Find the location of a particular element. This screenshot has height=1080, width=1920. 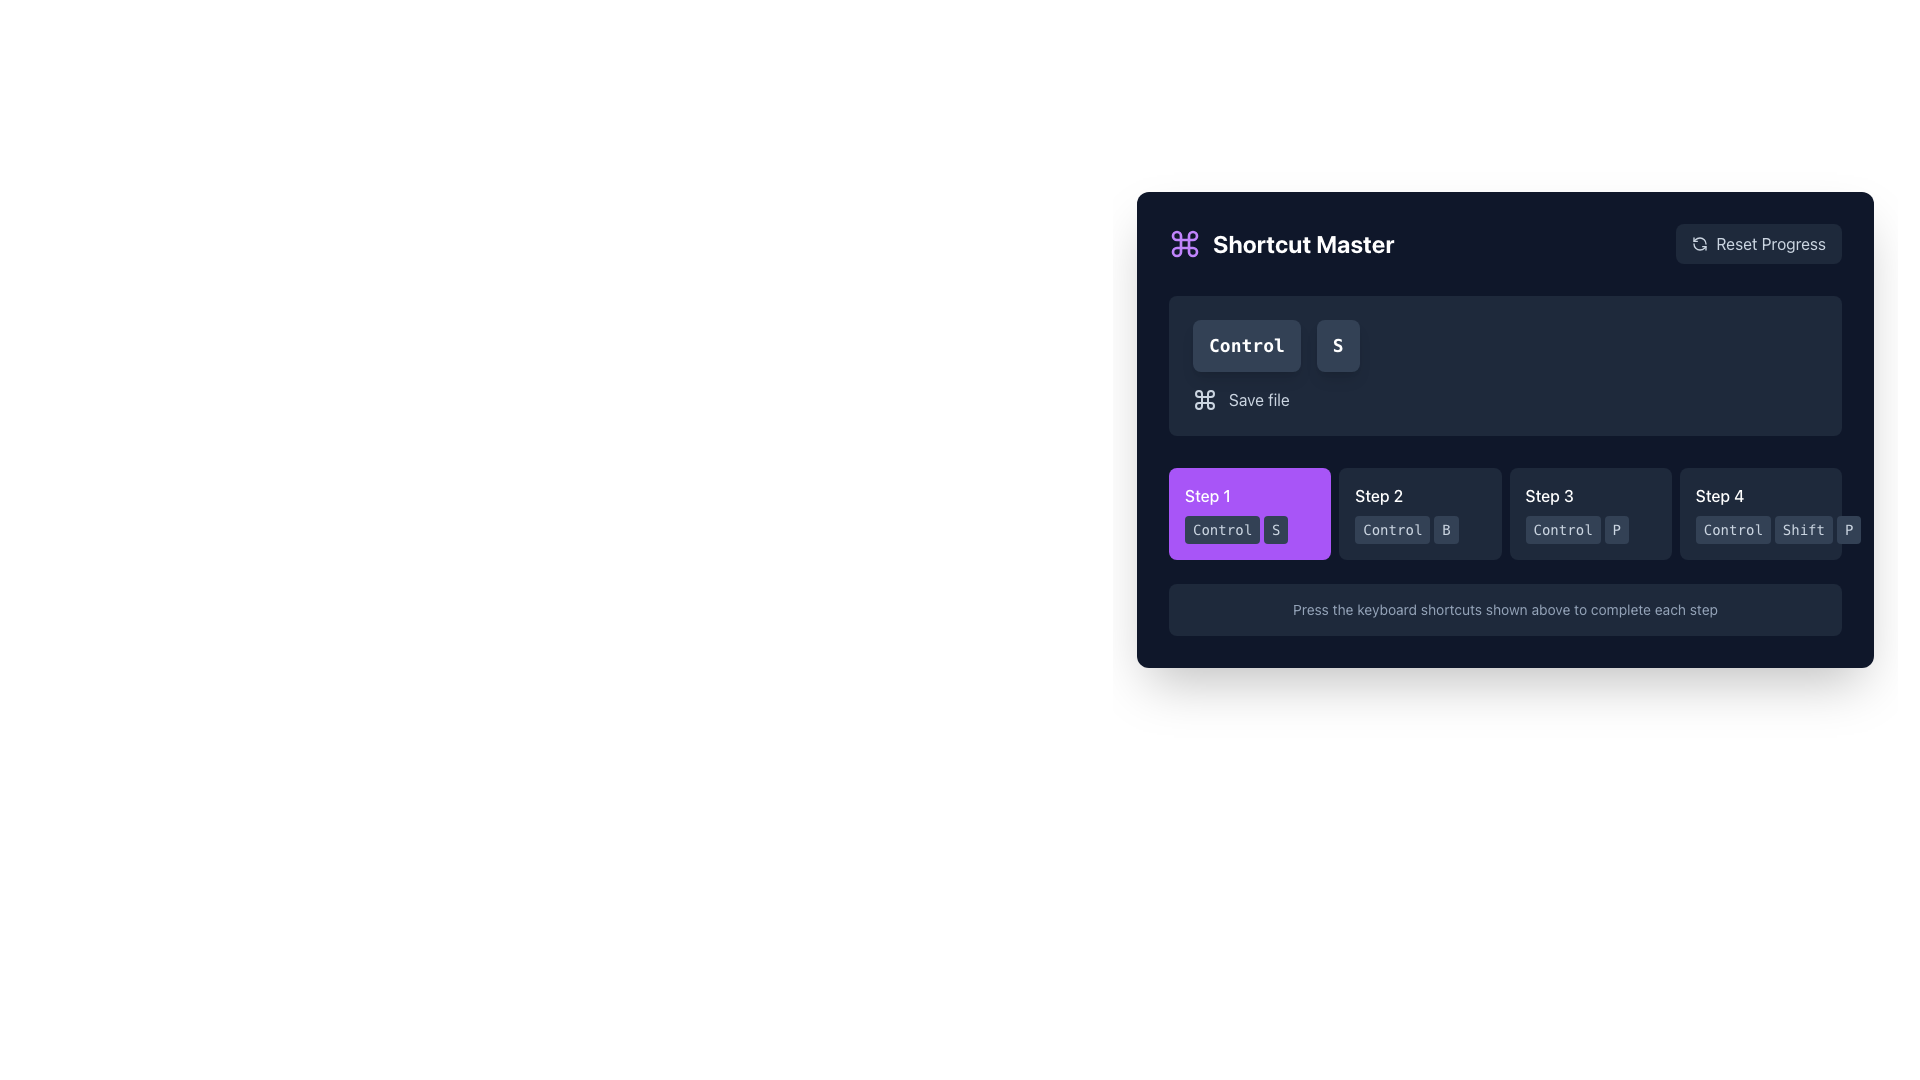

the 'Reset Progress' icon located to the left of the 'Reset Progress' text in the button at the top-right corner of the 'Shortcut Master' box is located at coordinates (1699, 242).